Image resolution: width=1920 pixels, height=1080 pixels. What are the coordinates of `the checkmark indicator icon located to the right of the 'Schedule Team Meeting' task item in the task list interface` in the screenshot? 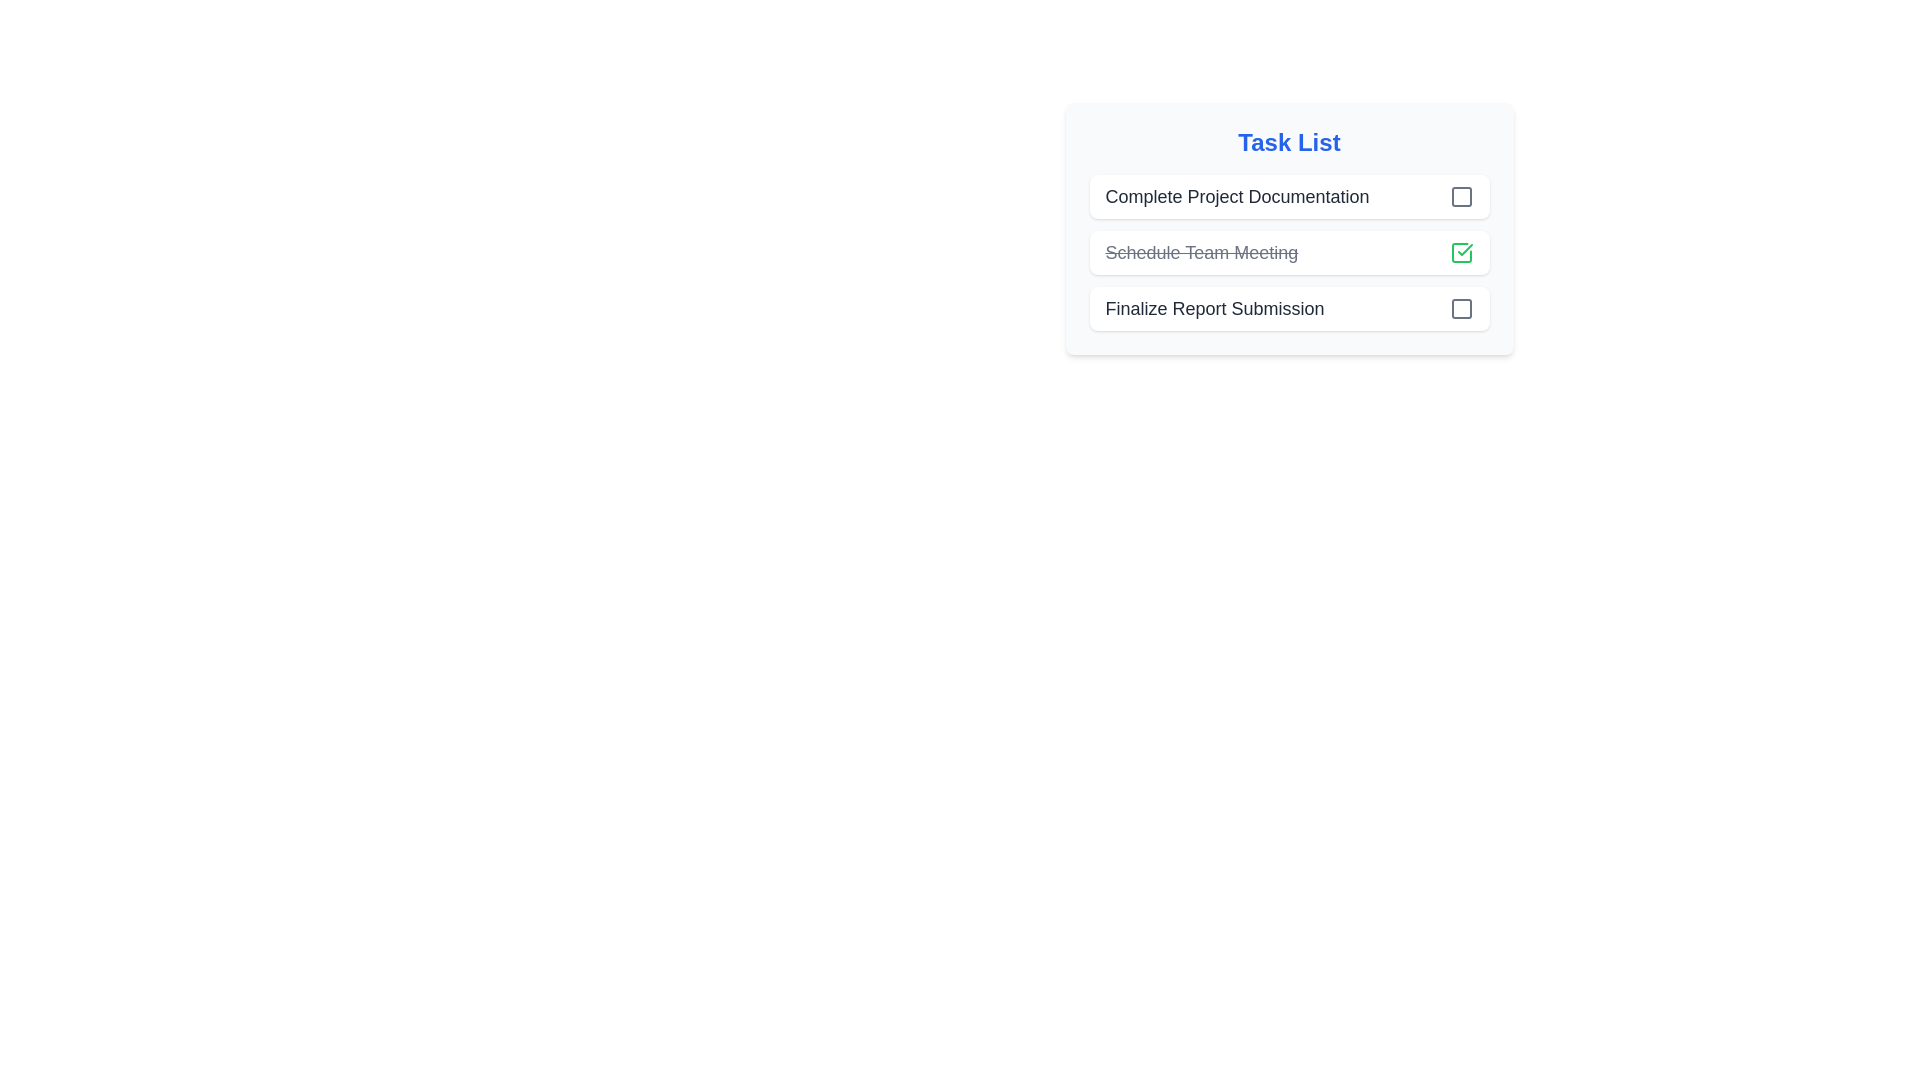 It's located at (1464, 249).